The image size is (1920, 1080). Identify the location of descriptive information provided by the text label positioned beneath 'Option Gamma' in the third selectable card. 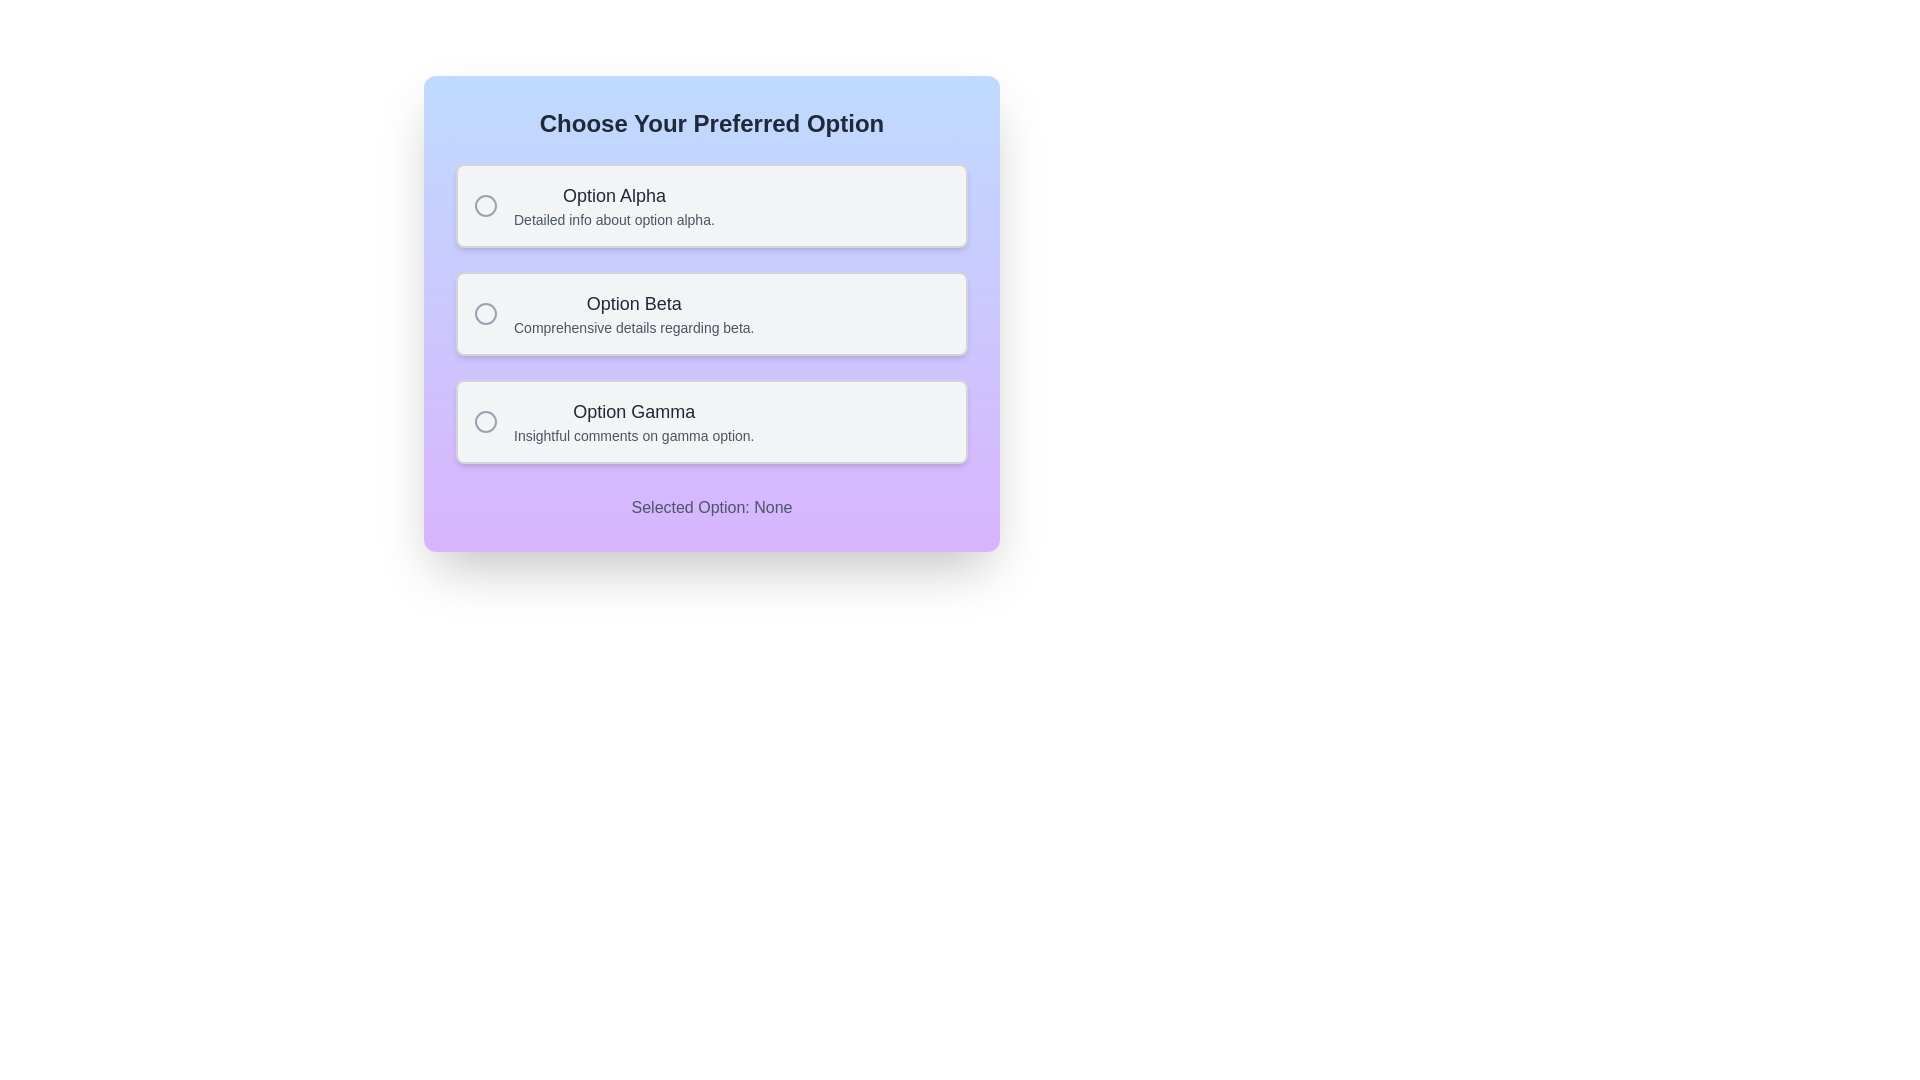
(633, 434).